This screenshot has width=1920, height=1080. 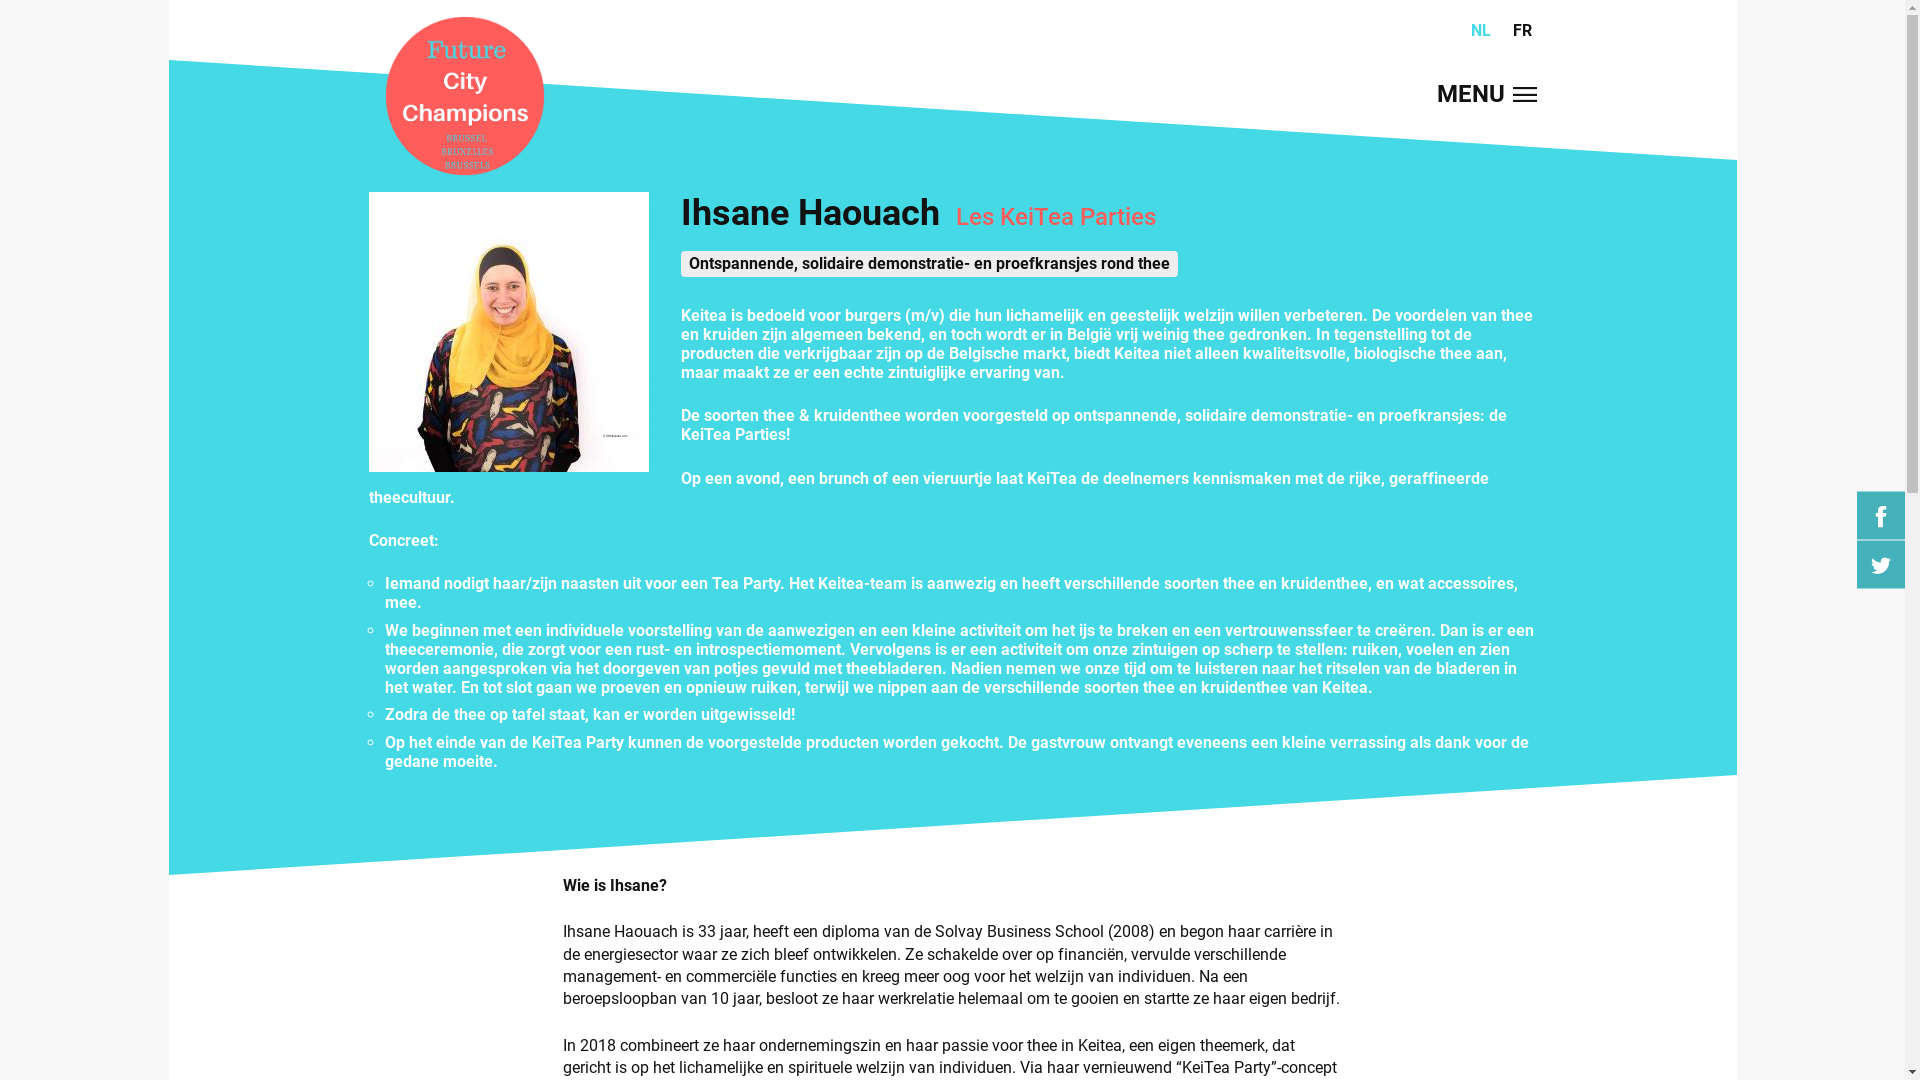 What do you see at coordinates (1481, 30) in the screenshot?
I see `'NL'` at bounding box center [1481, 30].